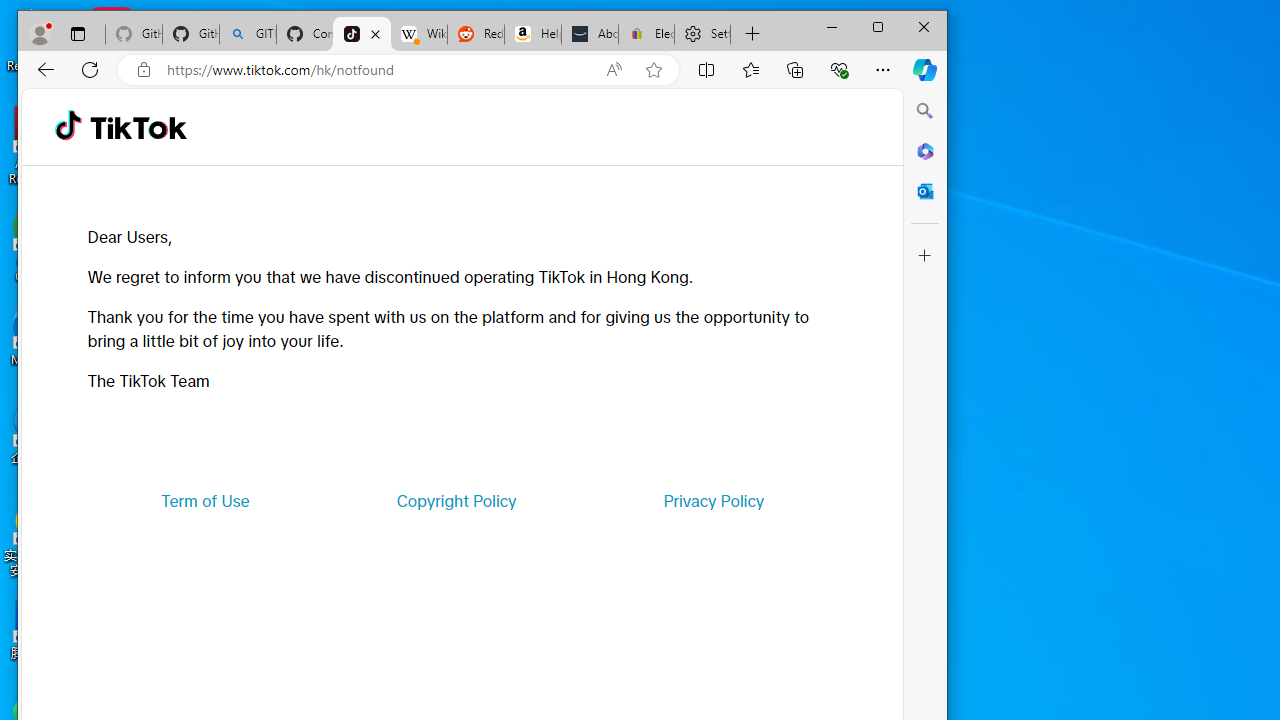 This screenshot has height=720, width=1280. What do you see at coordinates (647, 34) in the screenshot?
I see `'Electronics, Cars, Fashion, Collectibles & More | eBay'` at bounding box center [647, 34].